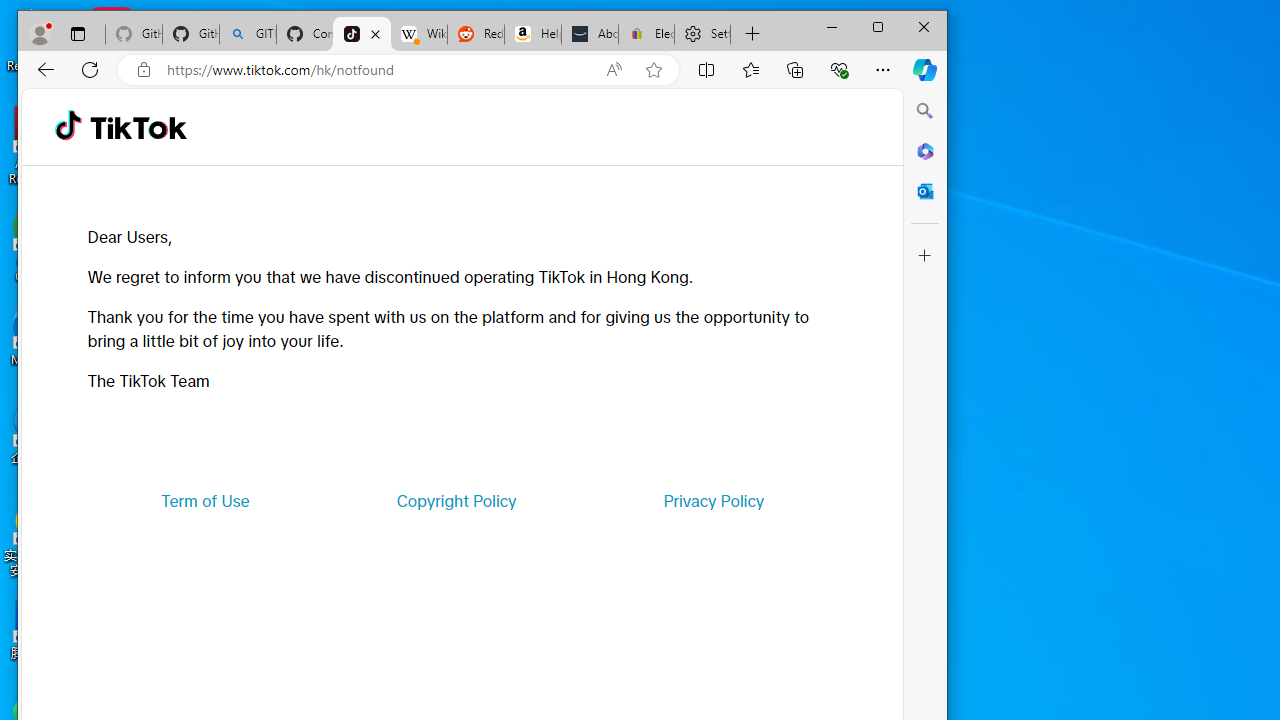 This screenshot has height=720, width=1280. What do you see at coordinates (647, 34) in the screenshot?
I see `'Electronics, Cars, Fashion, Collectibles & More | eBay'` at bounding box center [647, 34].